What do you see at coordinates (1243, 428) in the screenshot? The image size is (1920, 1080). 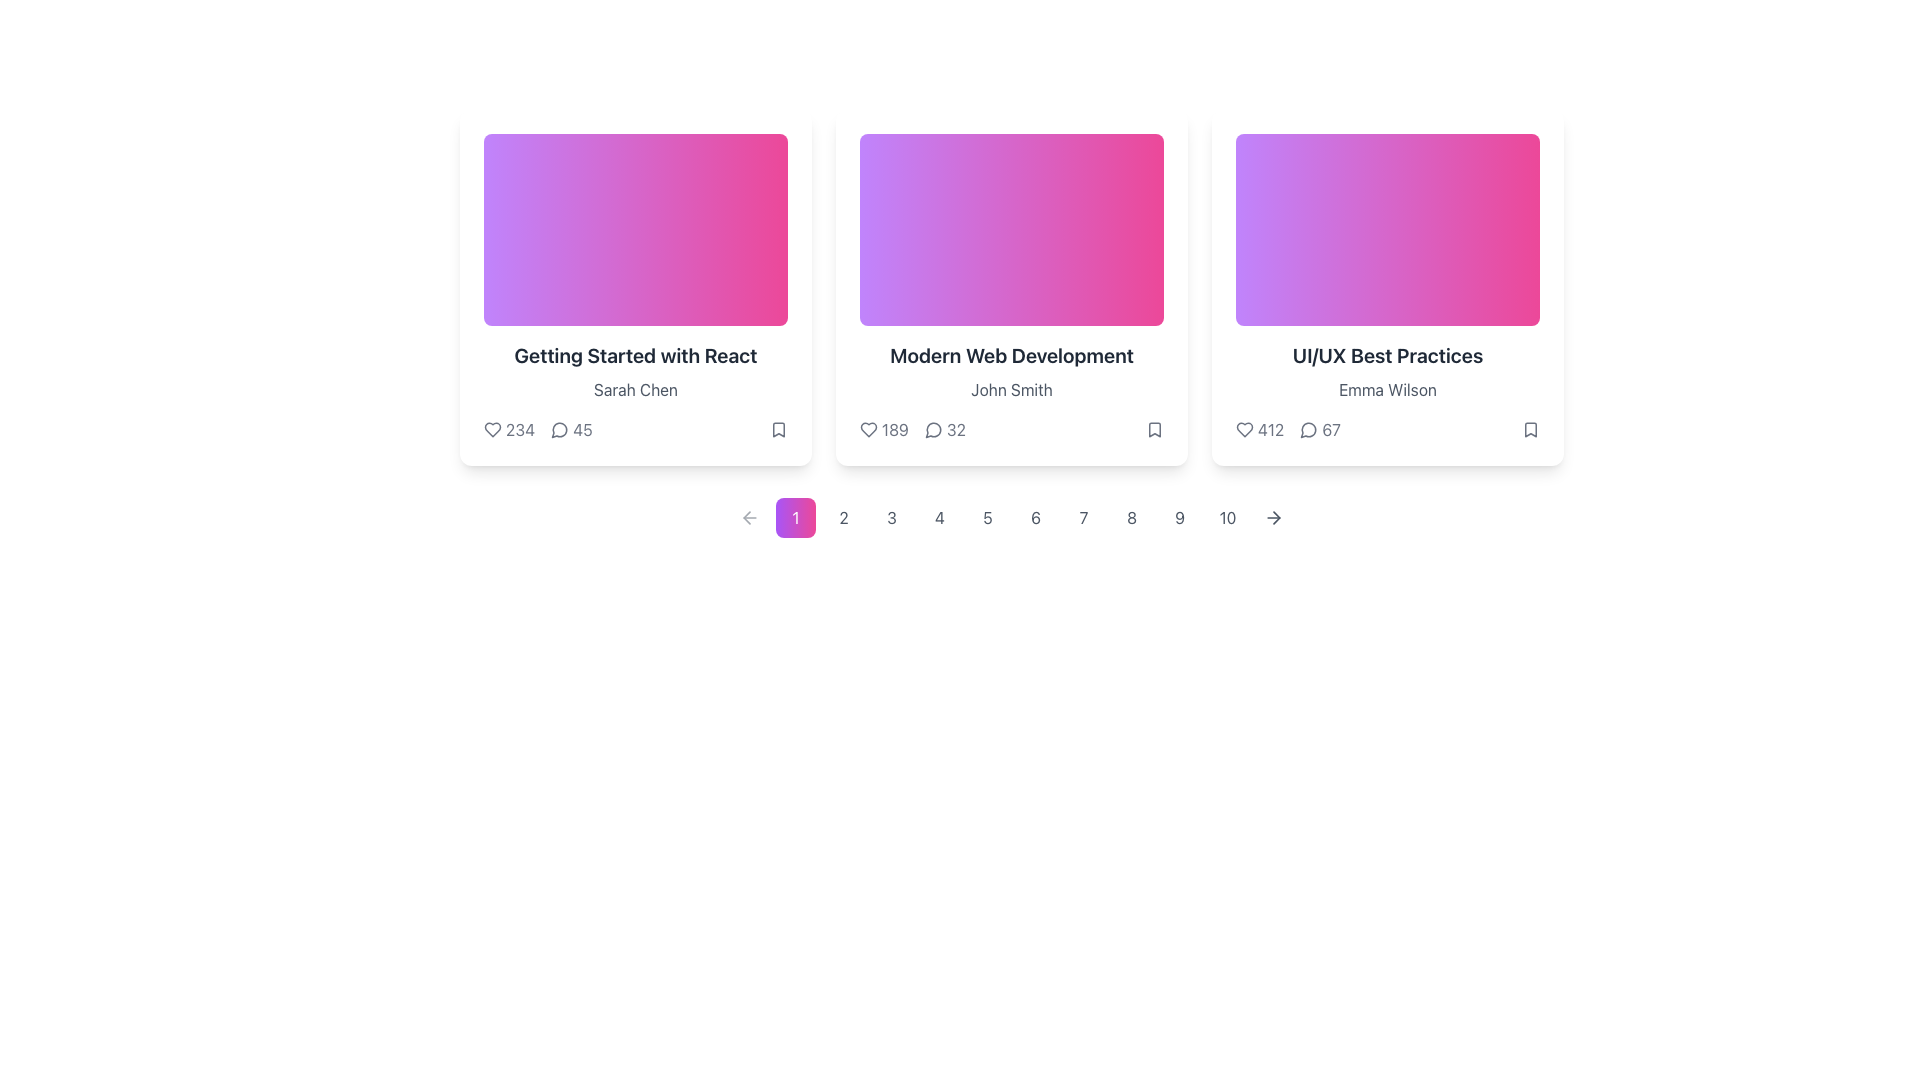 I see `the heart icon to like or favorite the content of the card titled 'UI/UX Best Practices', located in the bottom section of the card, first icon from the left in the interactive icons row` at bounding box center [1243, 428].